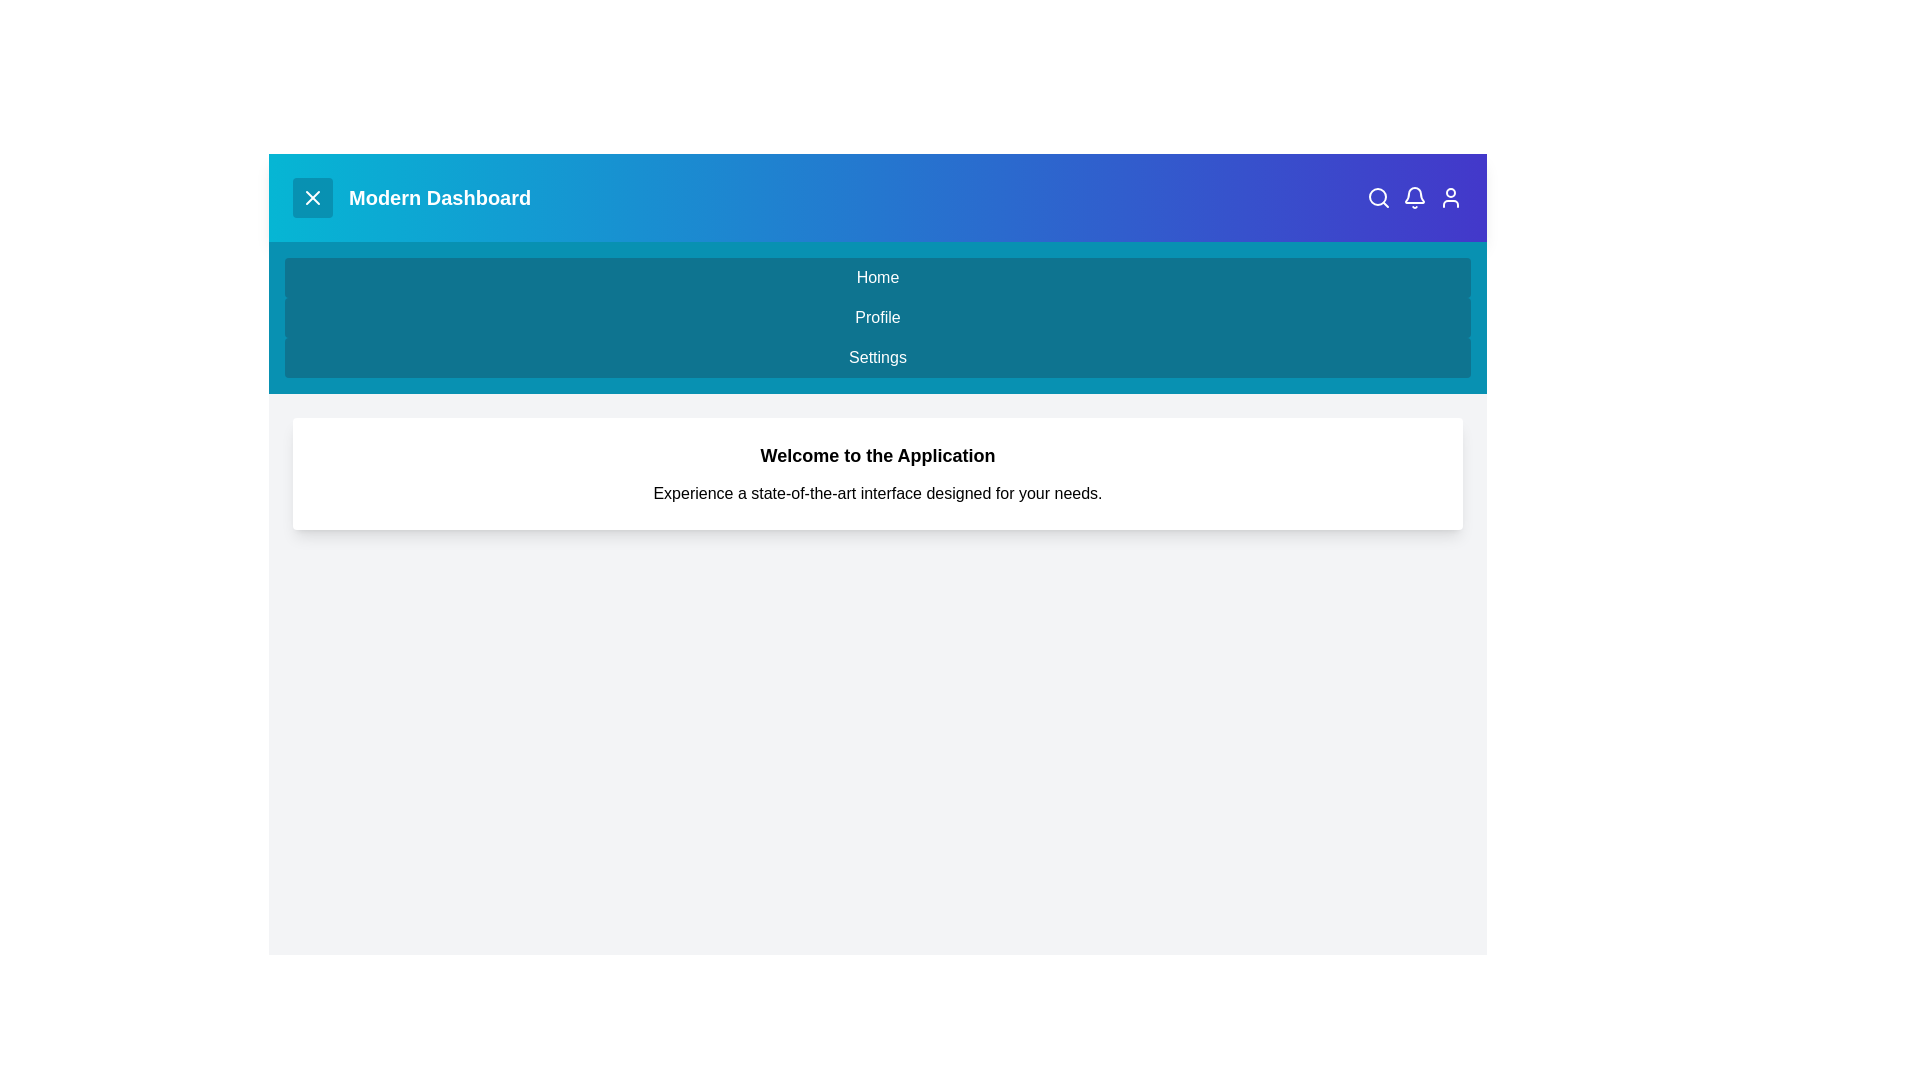 Image resolution: width=1920 pixels, height=1080 pixels. Describe the element at coordinates (1377, 197) in the screenshot. I see `the 'Search' icon located in the app bar` at that location.